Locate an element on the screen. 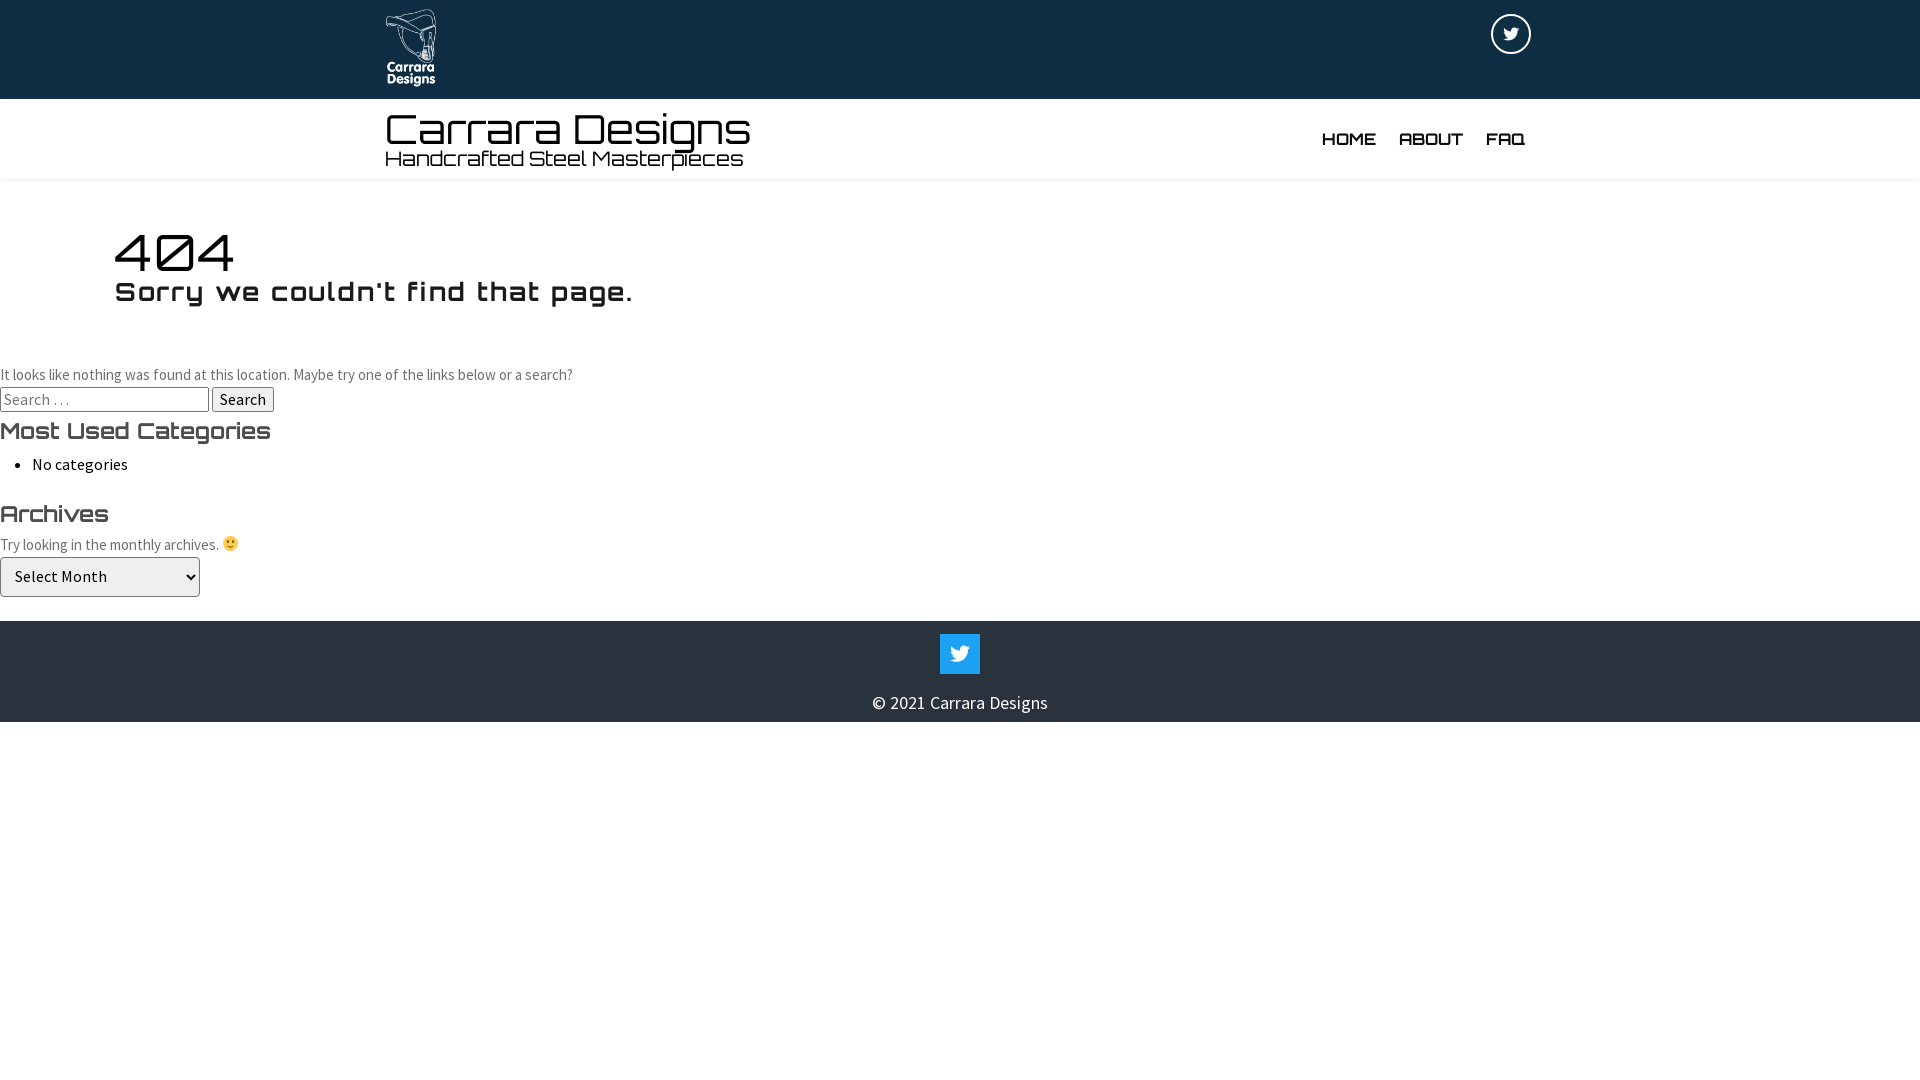  'FAQ' is located at coordinates (1505, 138).